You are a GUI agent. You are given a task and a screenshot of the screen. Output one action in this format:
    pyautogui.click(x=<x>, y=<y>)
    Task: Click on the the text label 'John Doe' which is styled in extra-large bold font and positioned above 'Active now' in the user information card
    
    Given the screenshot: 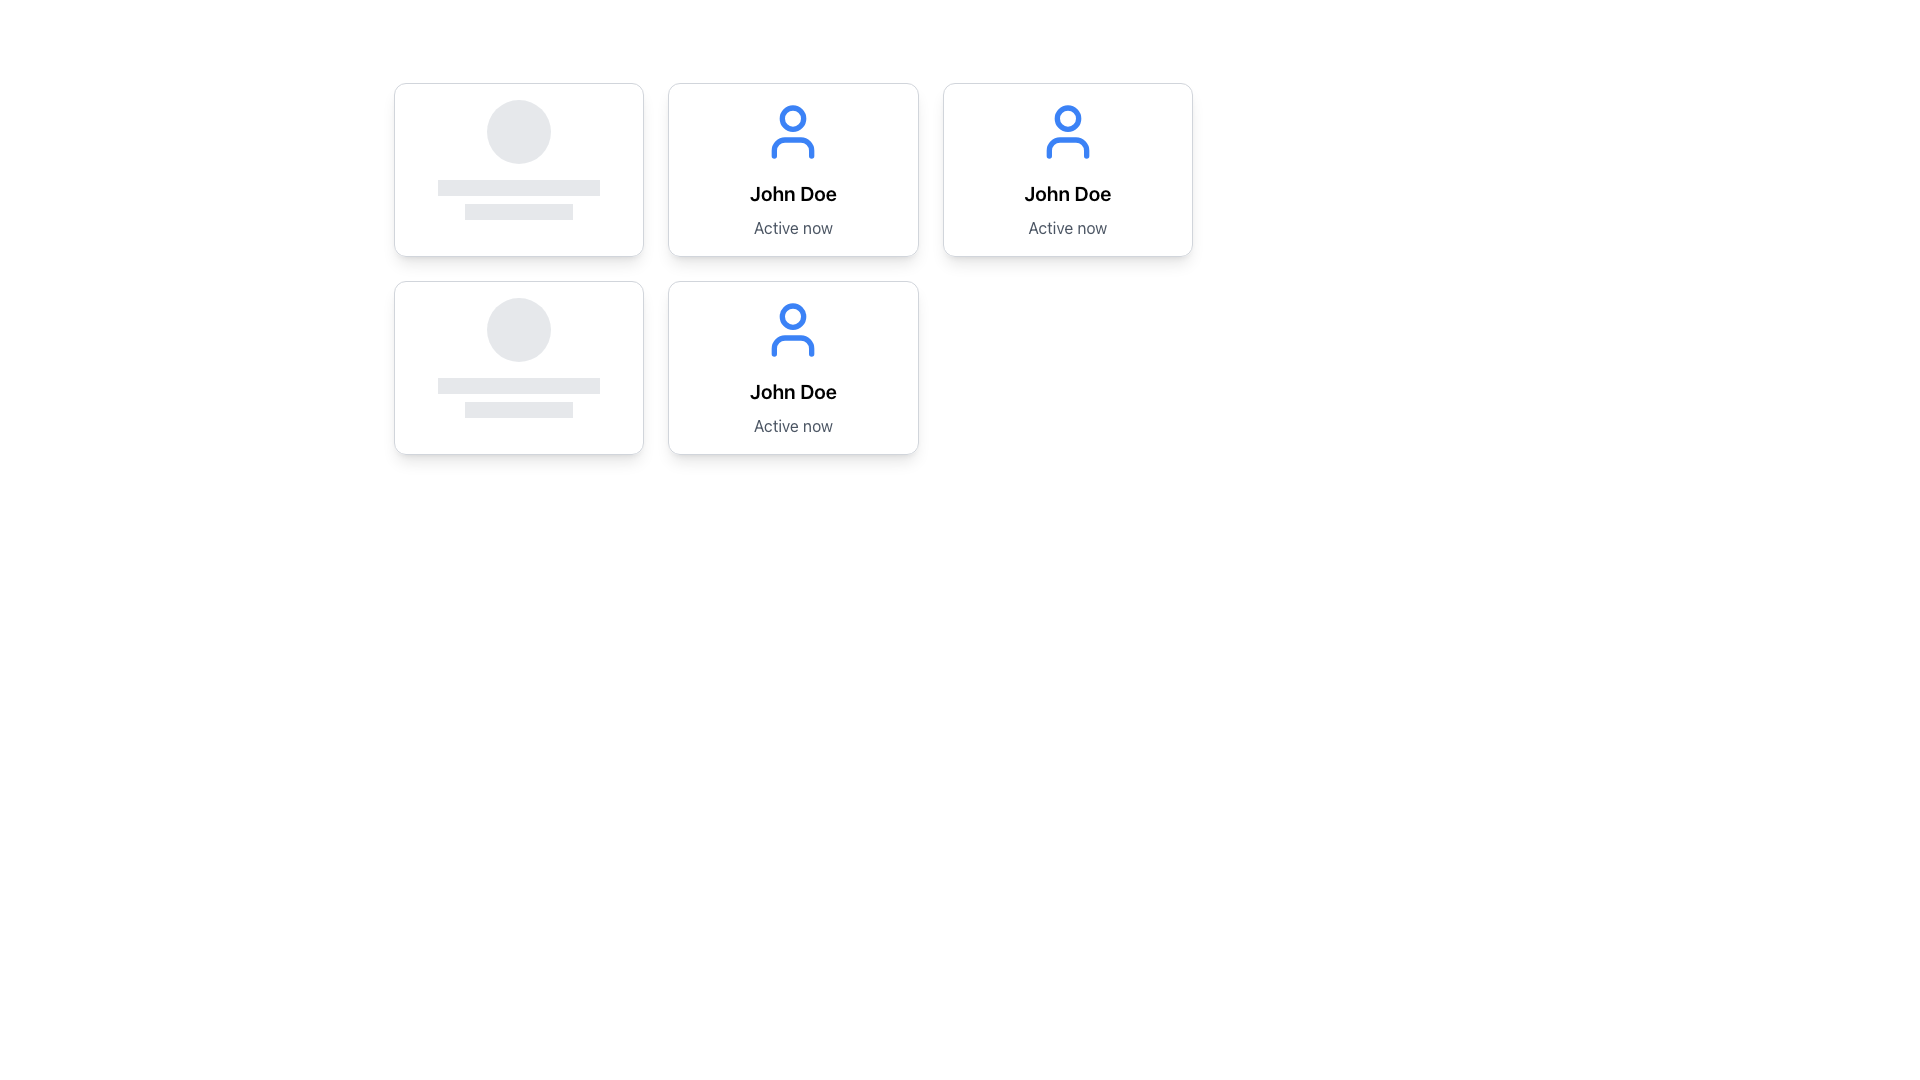 What is the action you would take?
    pyautogui.click(x=1066, y=193)
    